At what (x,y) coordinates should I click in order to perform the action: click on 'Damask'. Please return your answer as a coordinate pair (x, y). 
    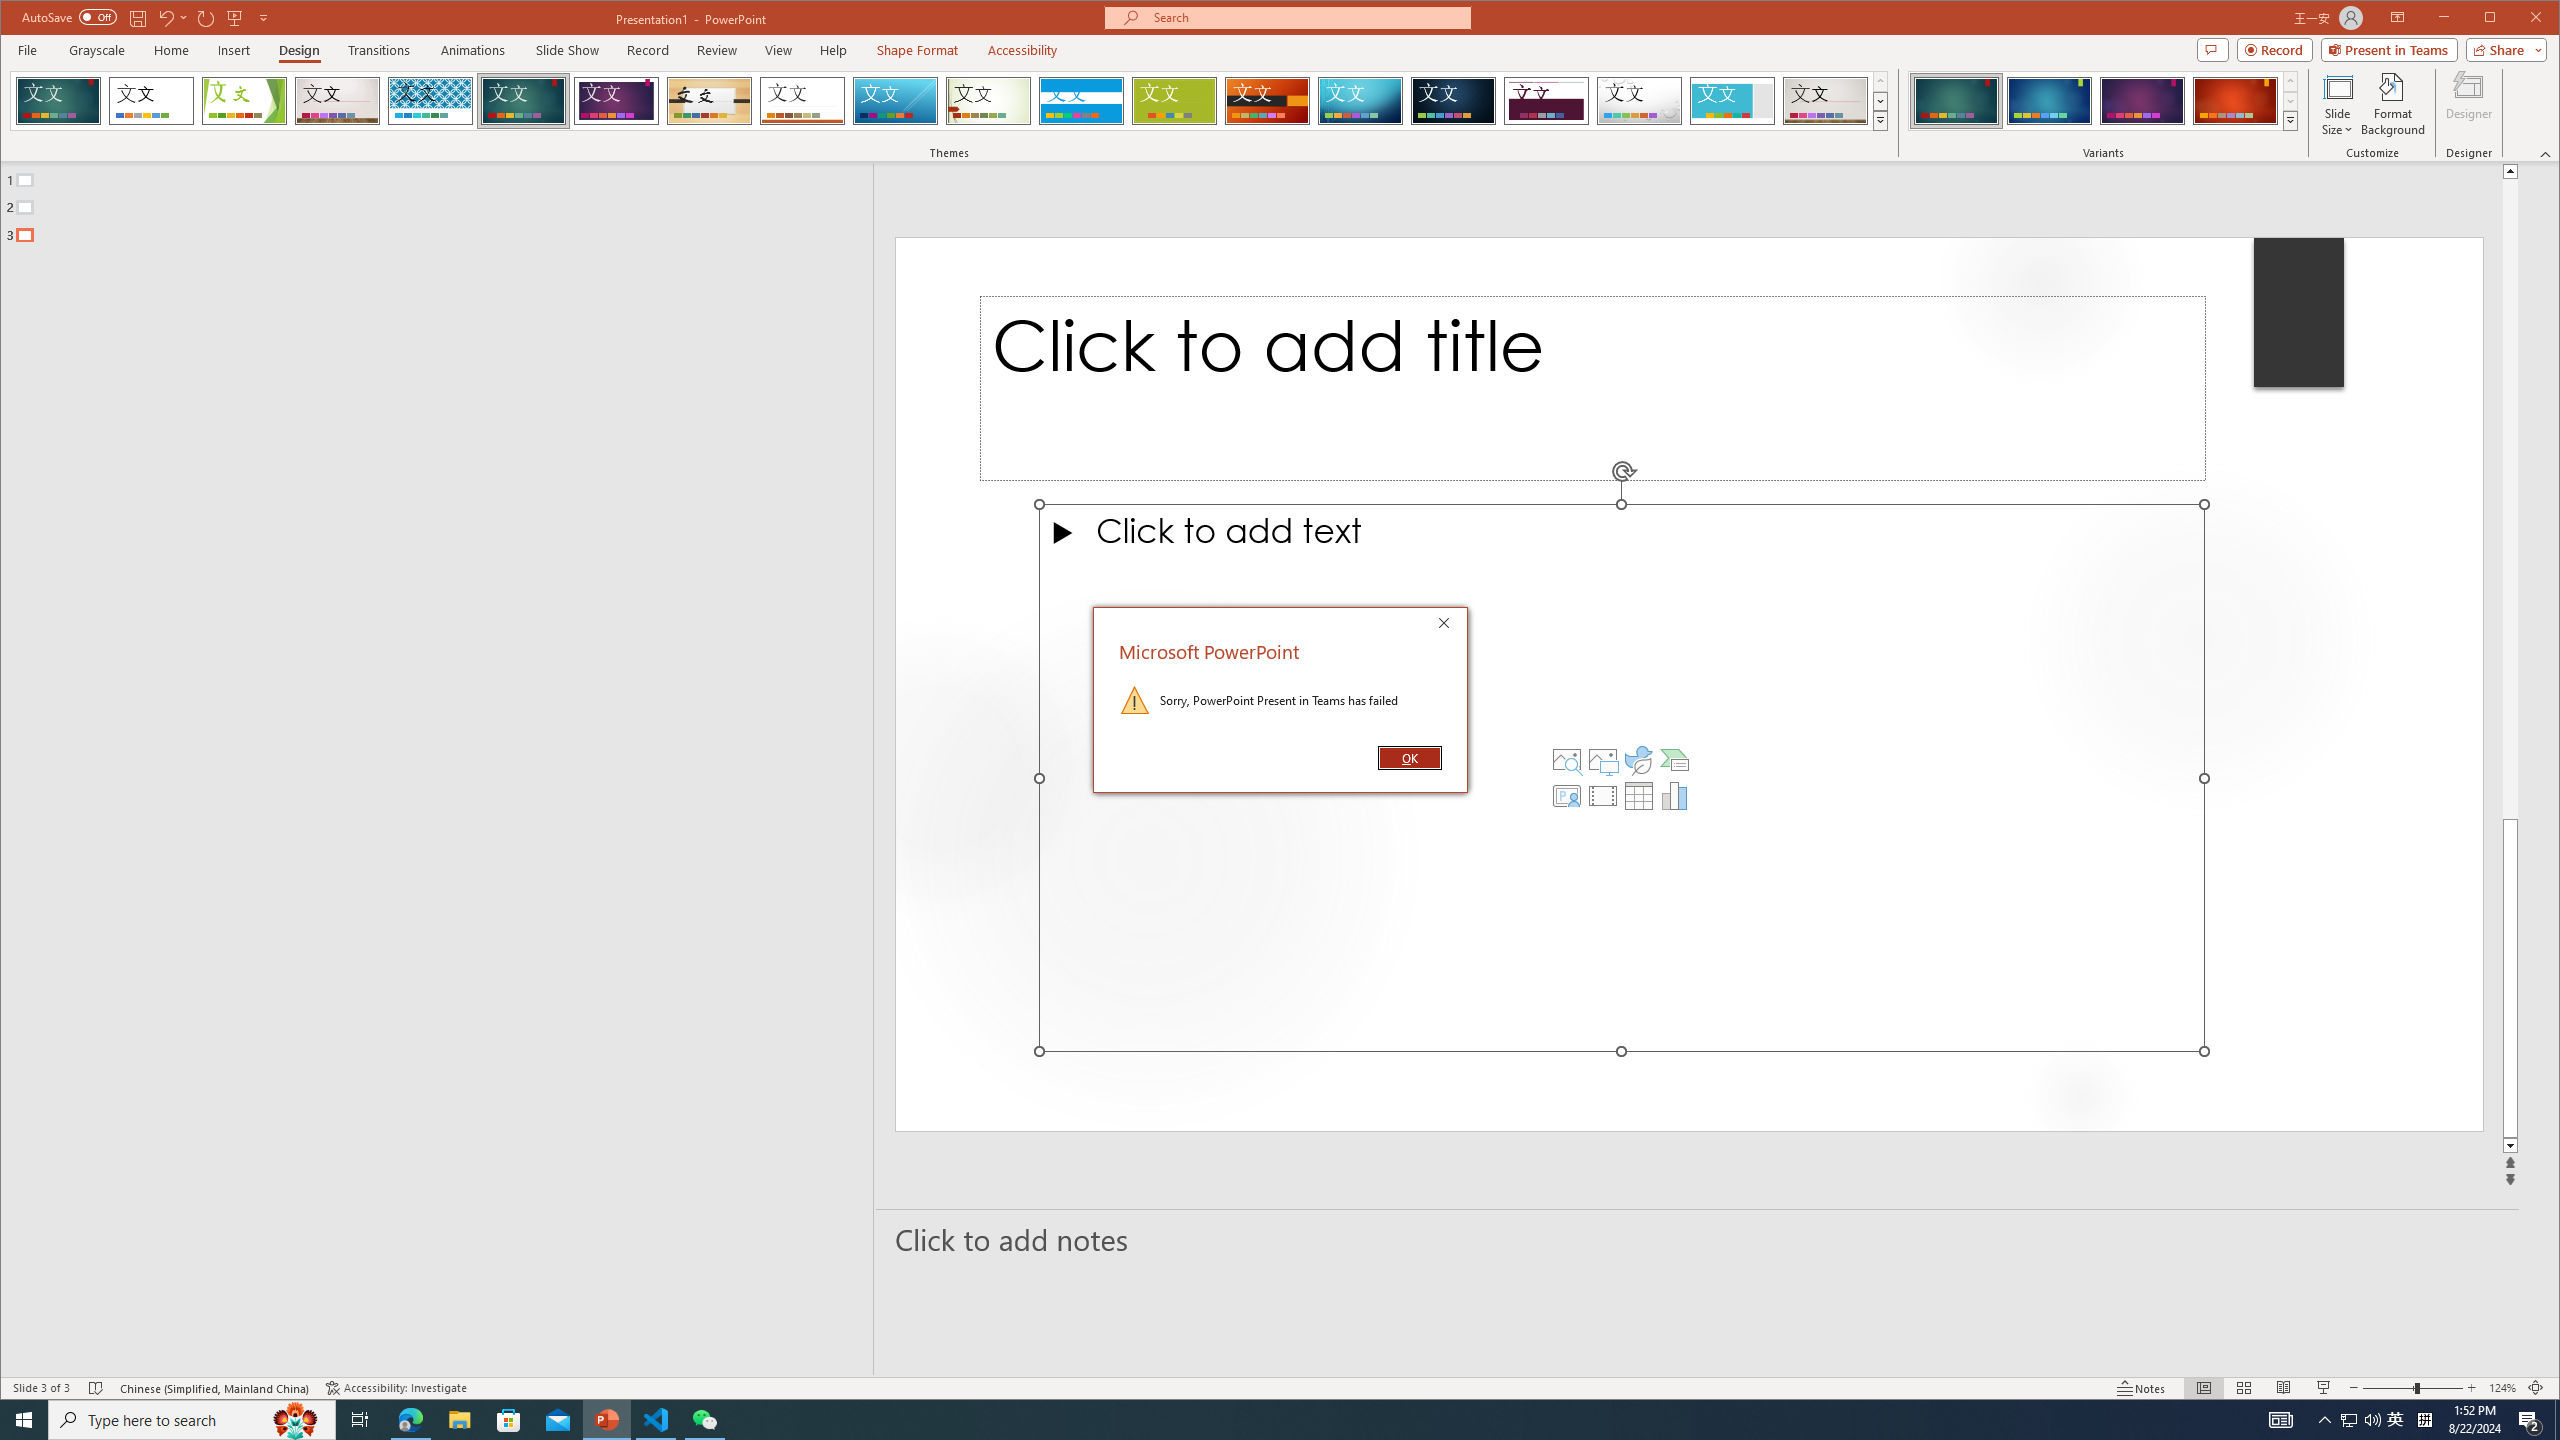
    Looking at the image, I should click on (1454, 100).